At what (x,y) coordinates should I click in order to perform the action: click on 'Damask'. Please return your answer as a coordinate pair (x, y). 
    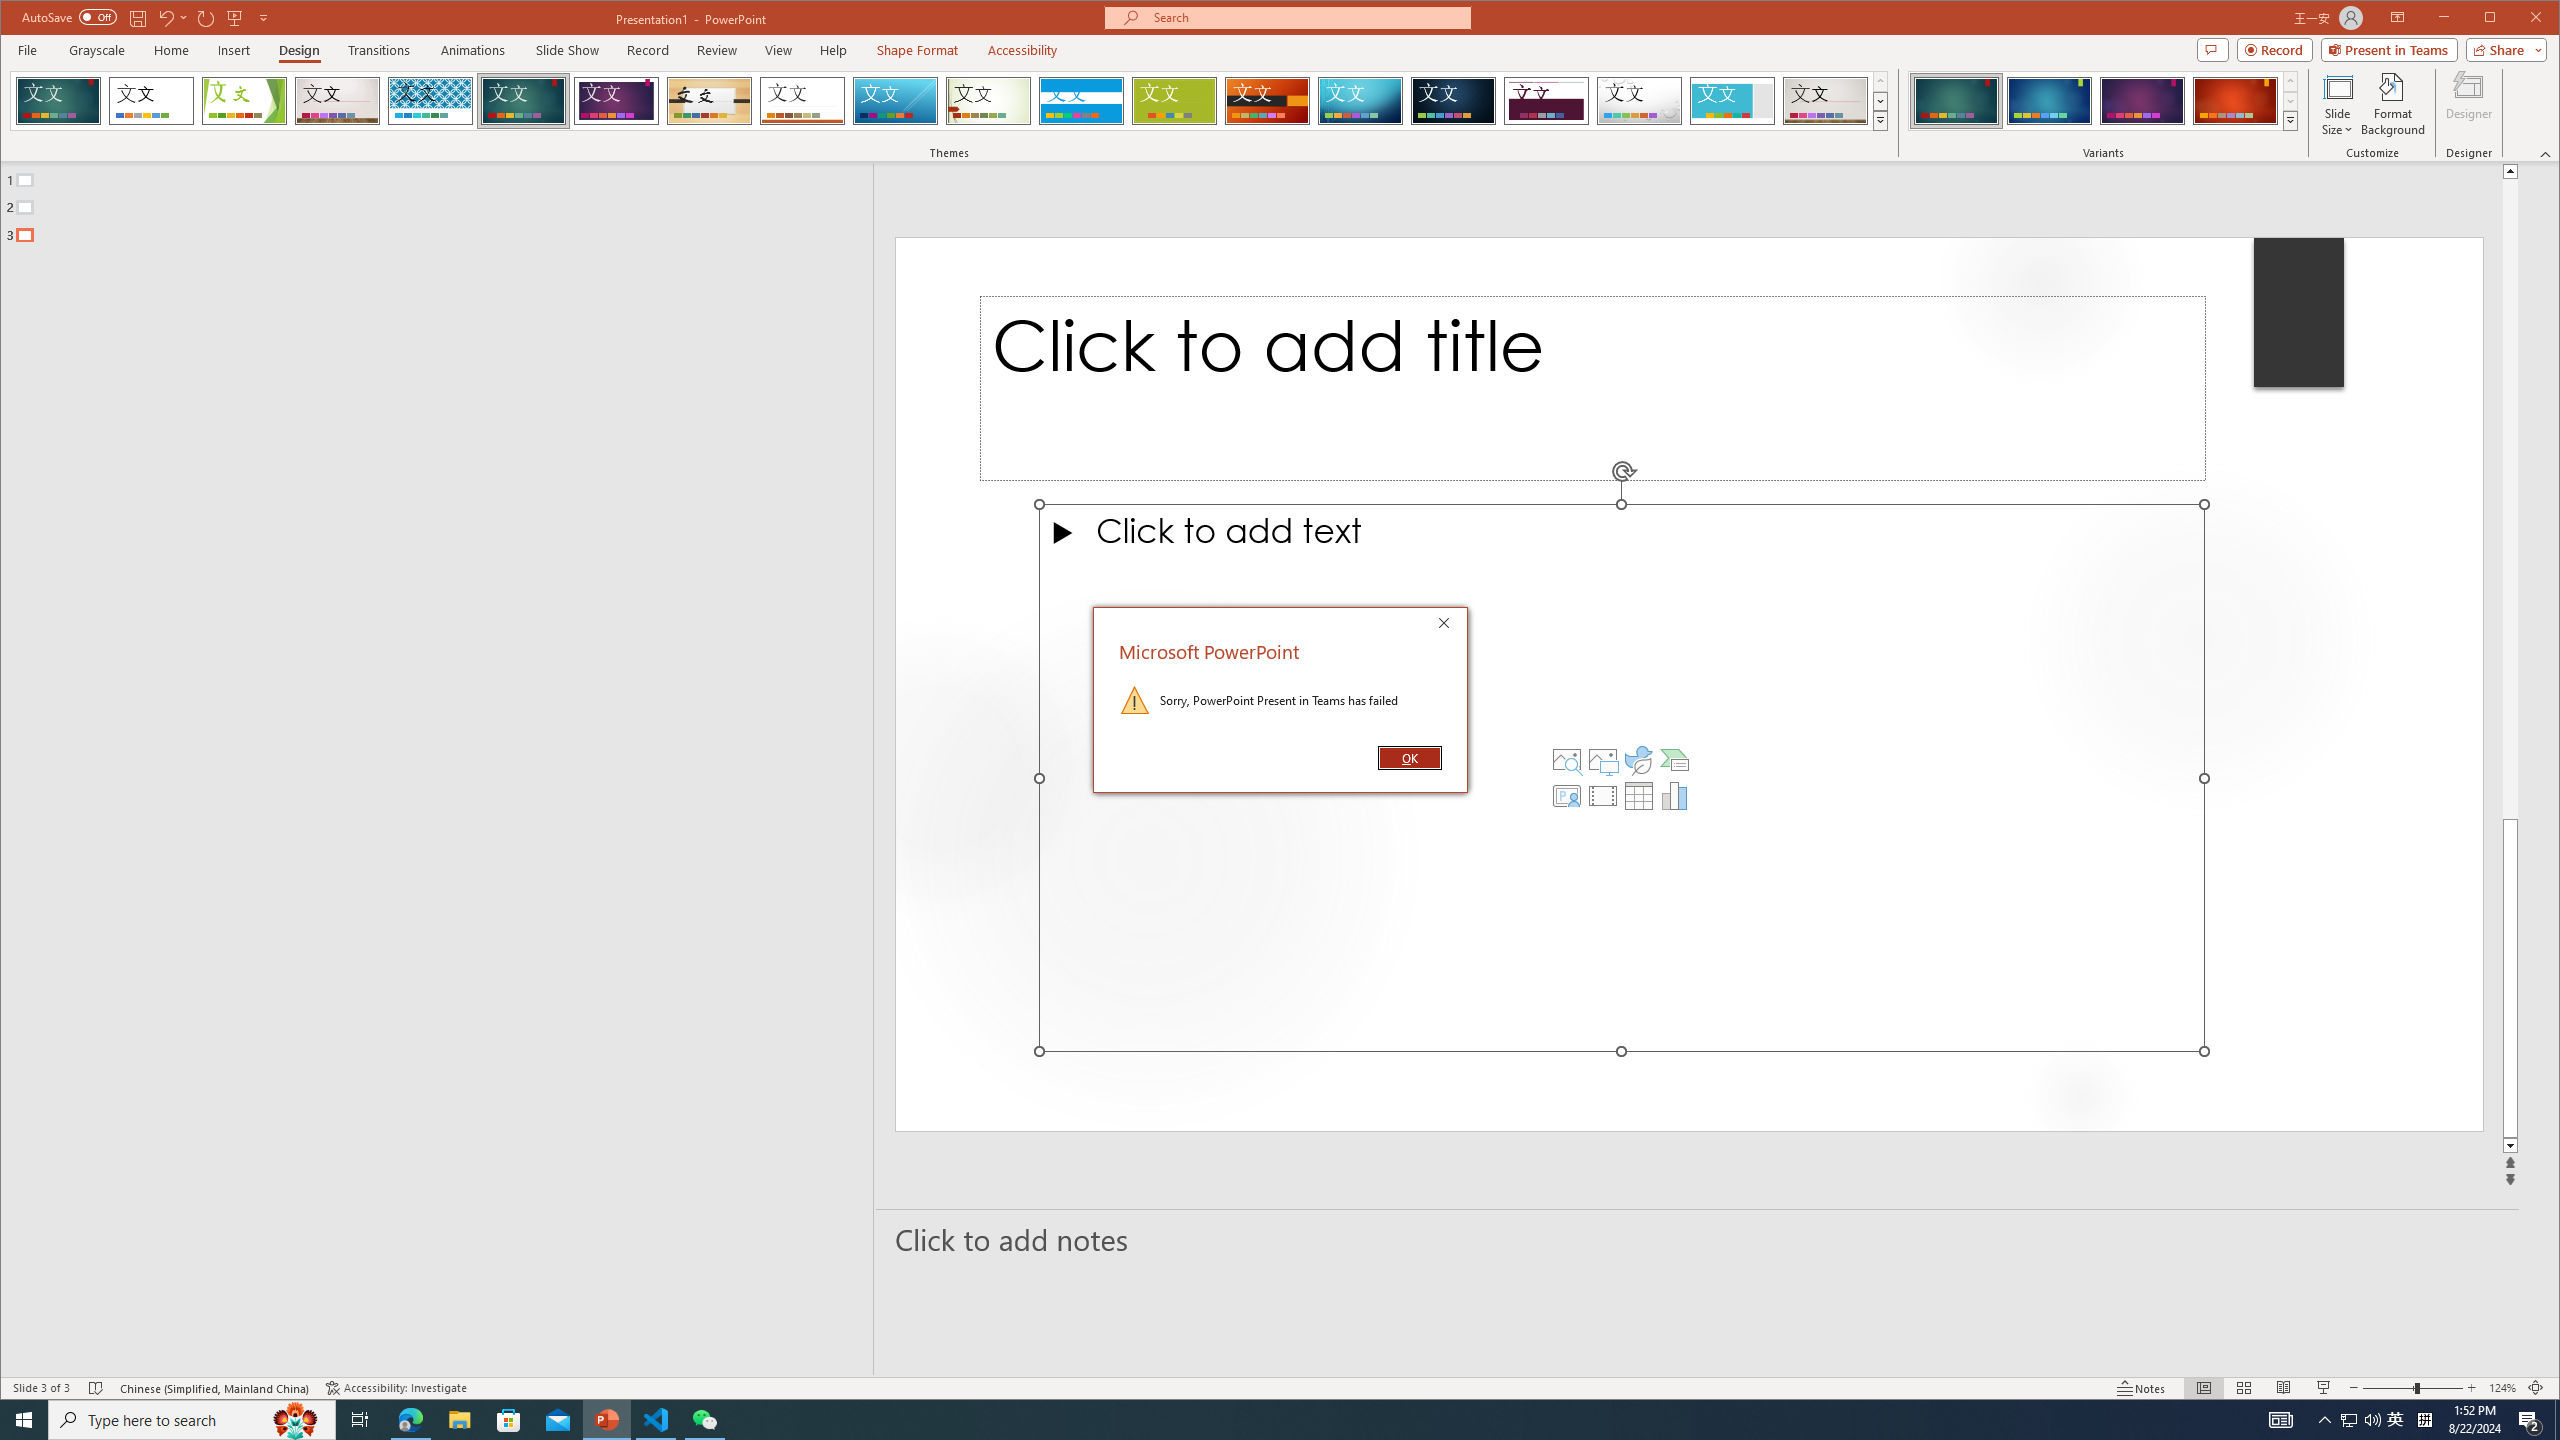
    Looking at the image, I should click on (1454, 100).